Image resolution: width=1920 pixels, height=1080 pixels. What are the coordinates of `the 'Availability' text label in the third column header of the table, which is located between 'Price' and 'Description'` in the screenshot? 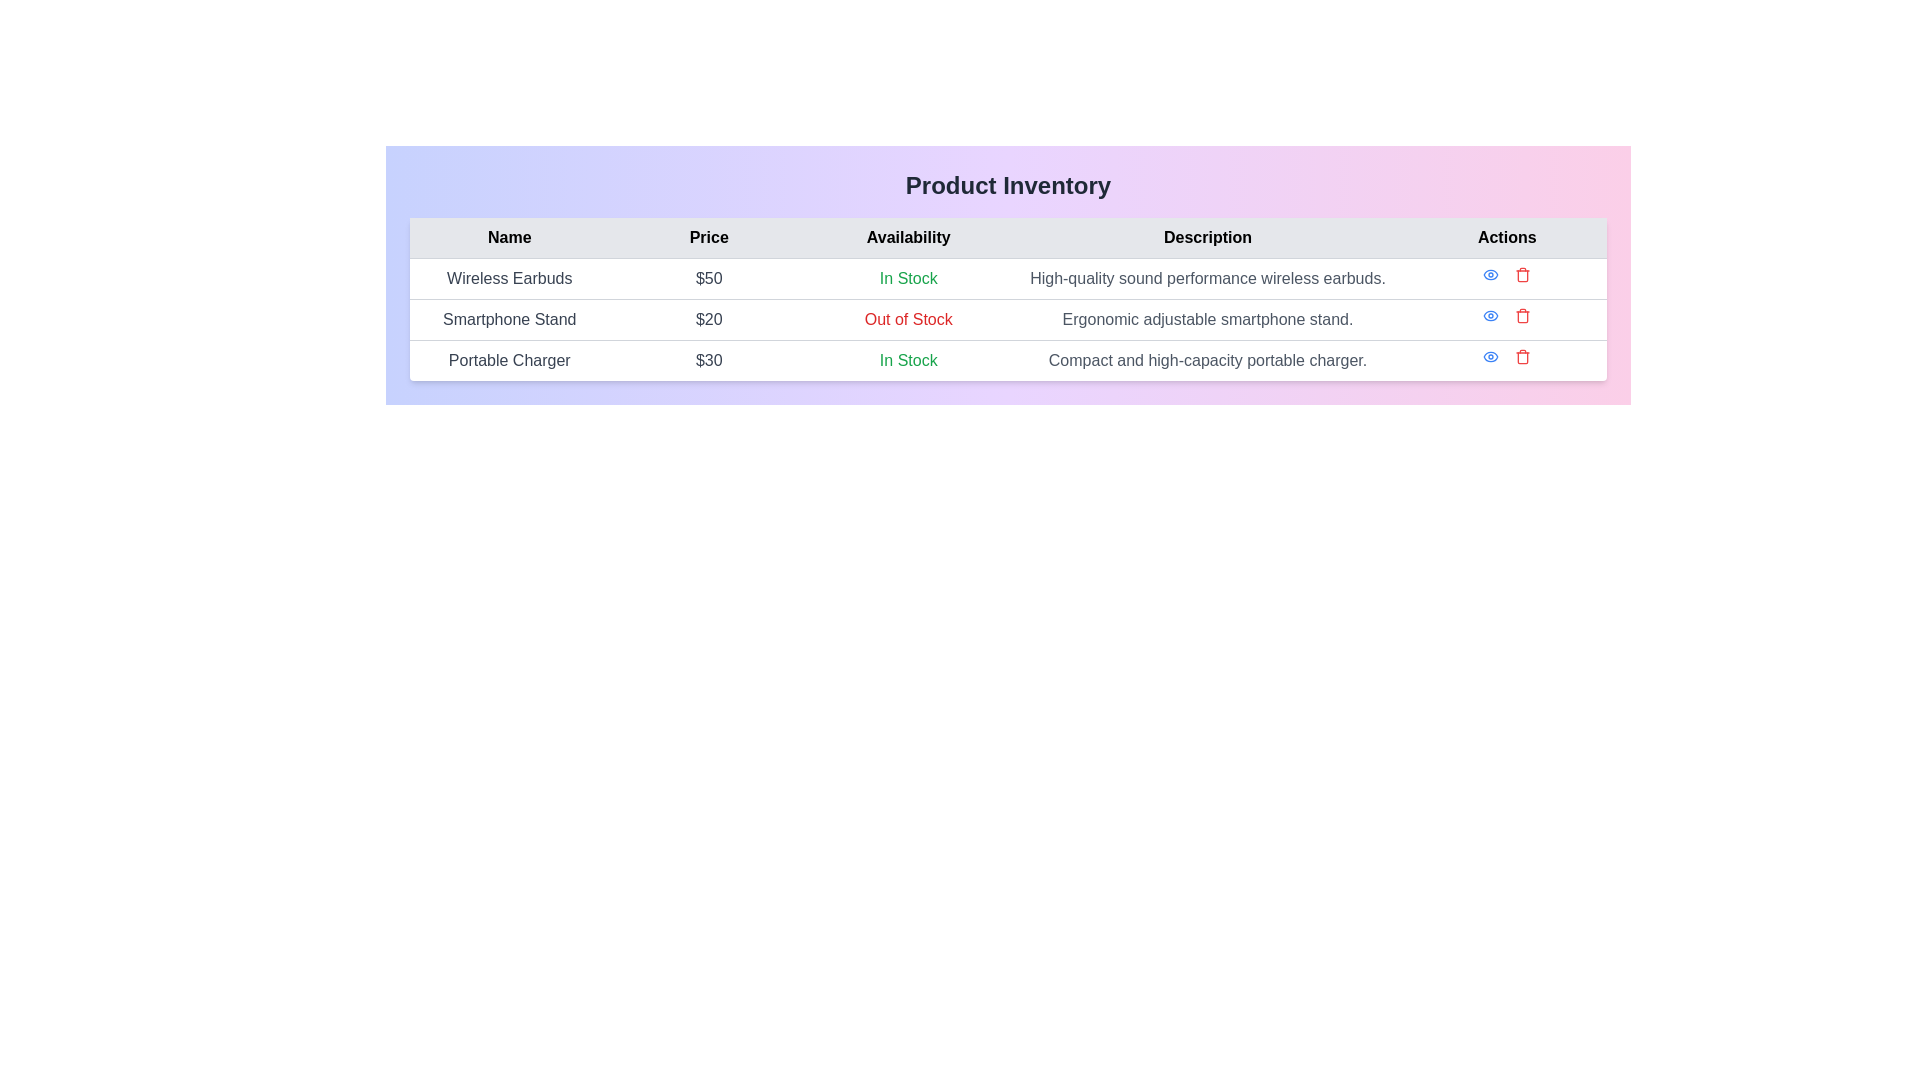 It's located at (907, 237).